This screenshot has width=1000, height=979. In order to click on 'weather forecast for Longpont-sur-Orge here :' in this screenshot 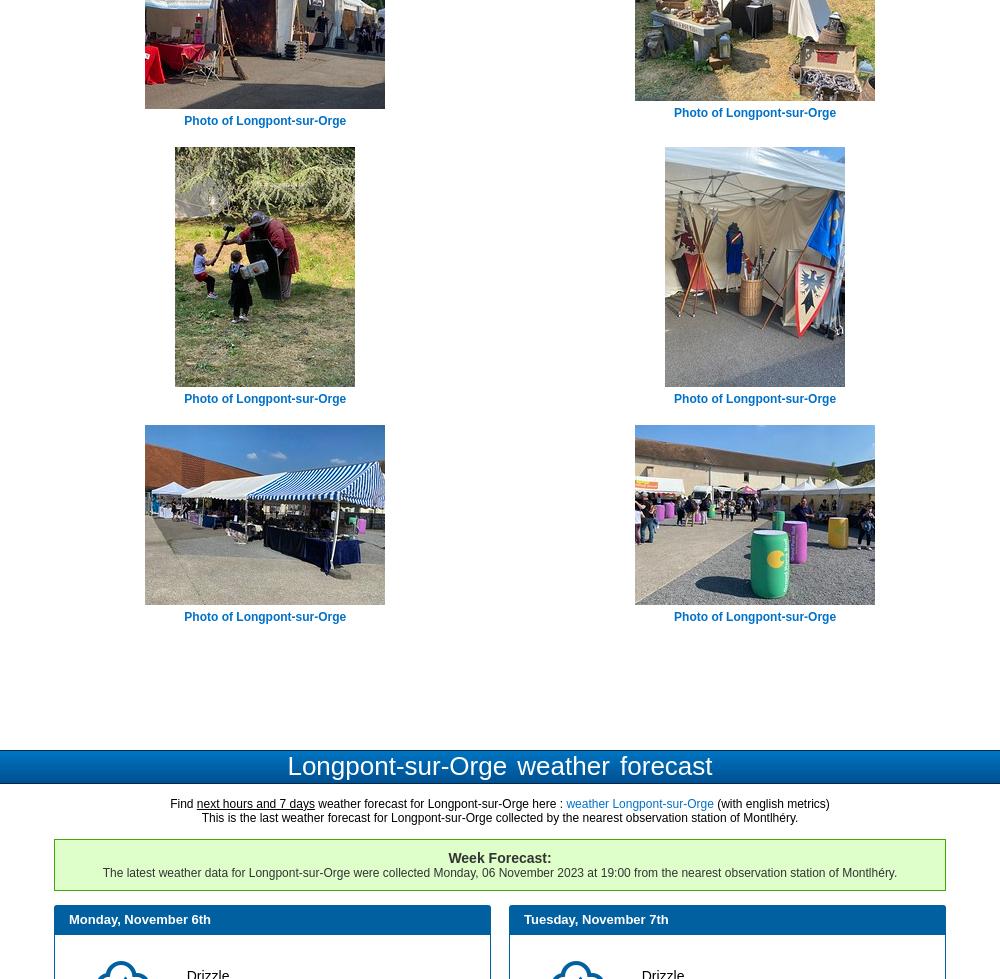, I will do `click(439, 801)`.